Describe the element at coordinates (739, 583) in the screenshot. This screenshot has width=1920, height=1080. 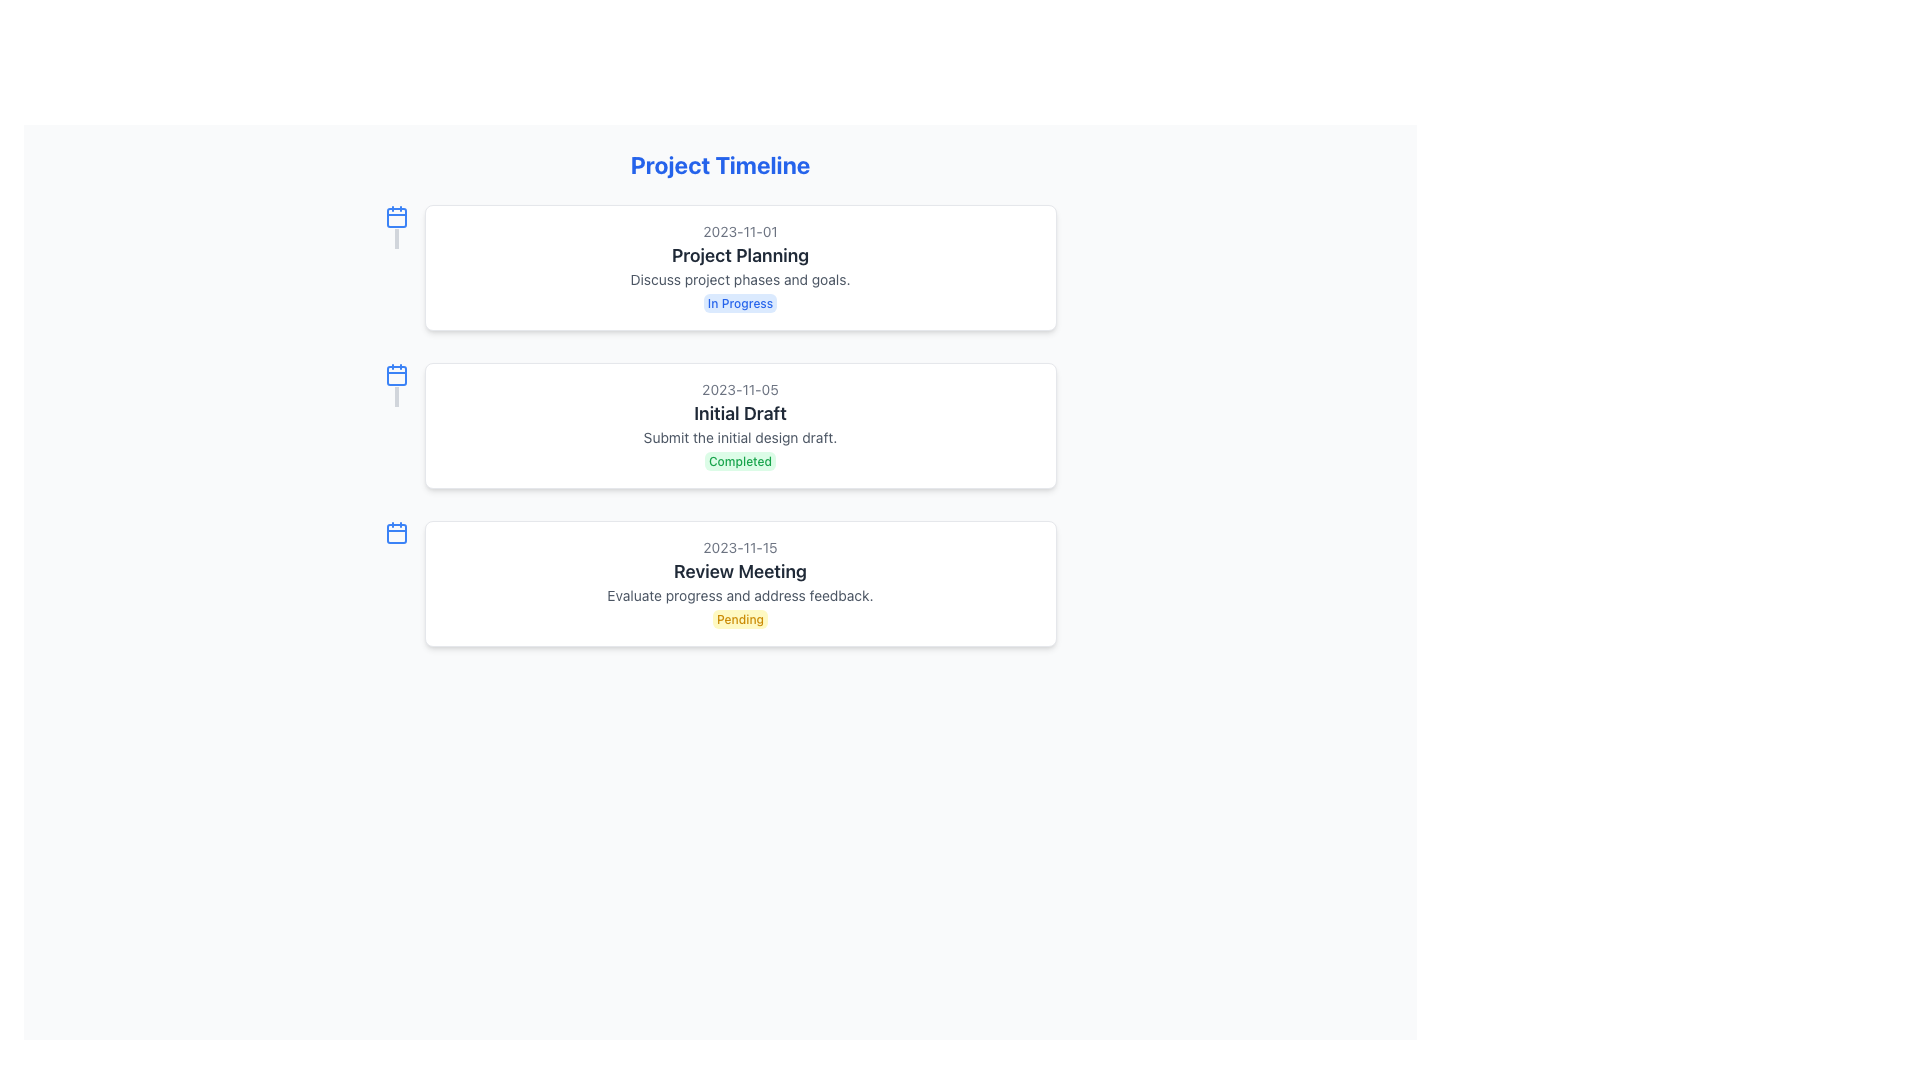
I see `the Informational Card for 'Review Meeting' scheduled on '2023-11-15', which is the third card in the vertical list of project timeline entries` at that location.